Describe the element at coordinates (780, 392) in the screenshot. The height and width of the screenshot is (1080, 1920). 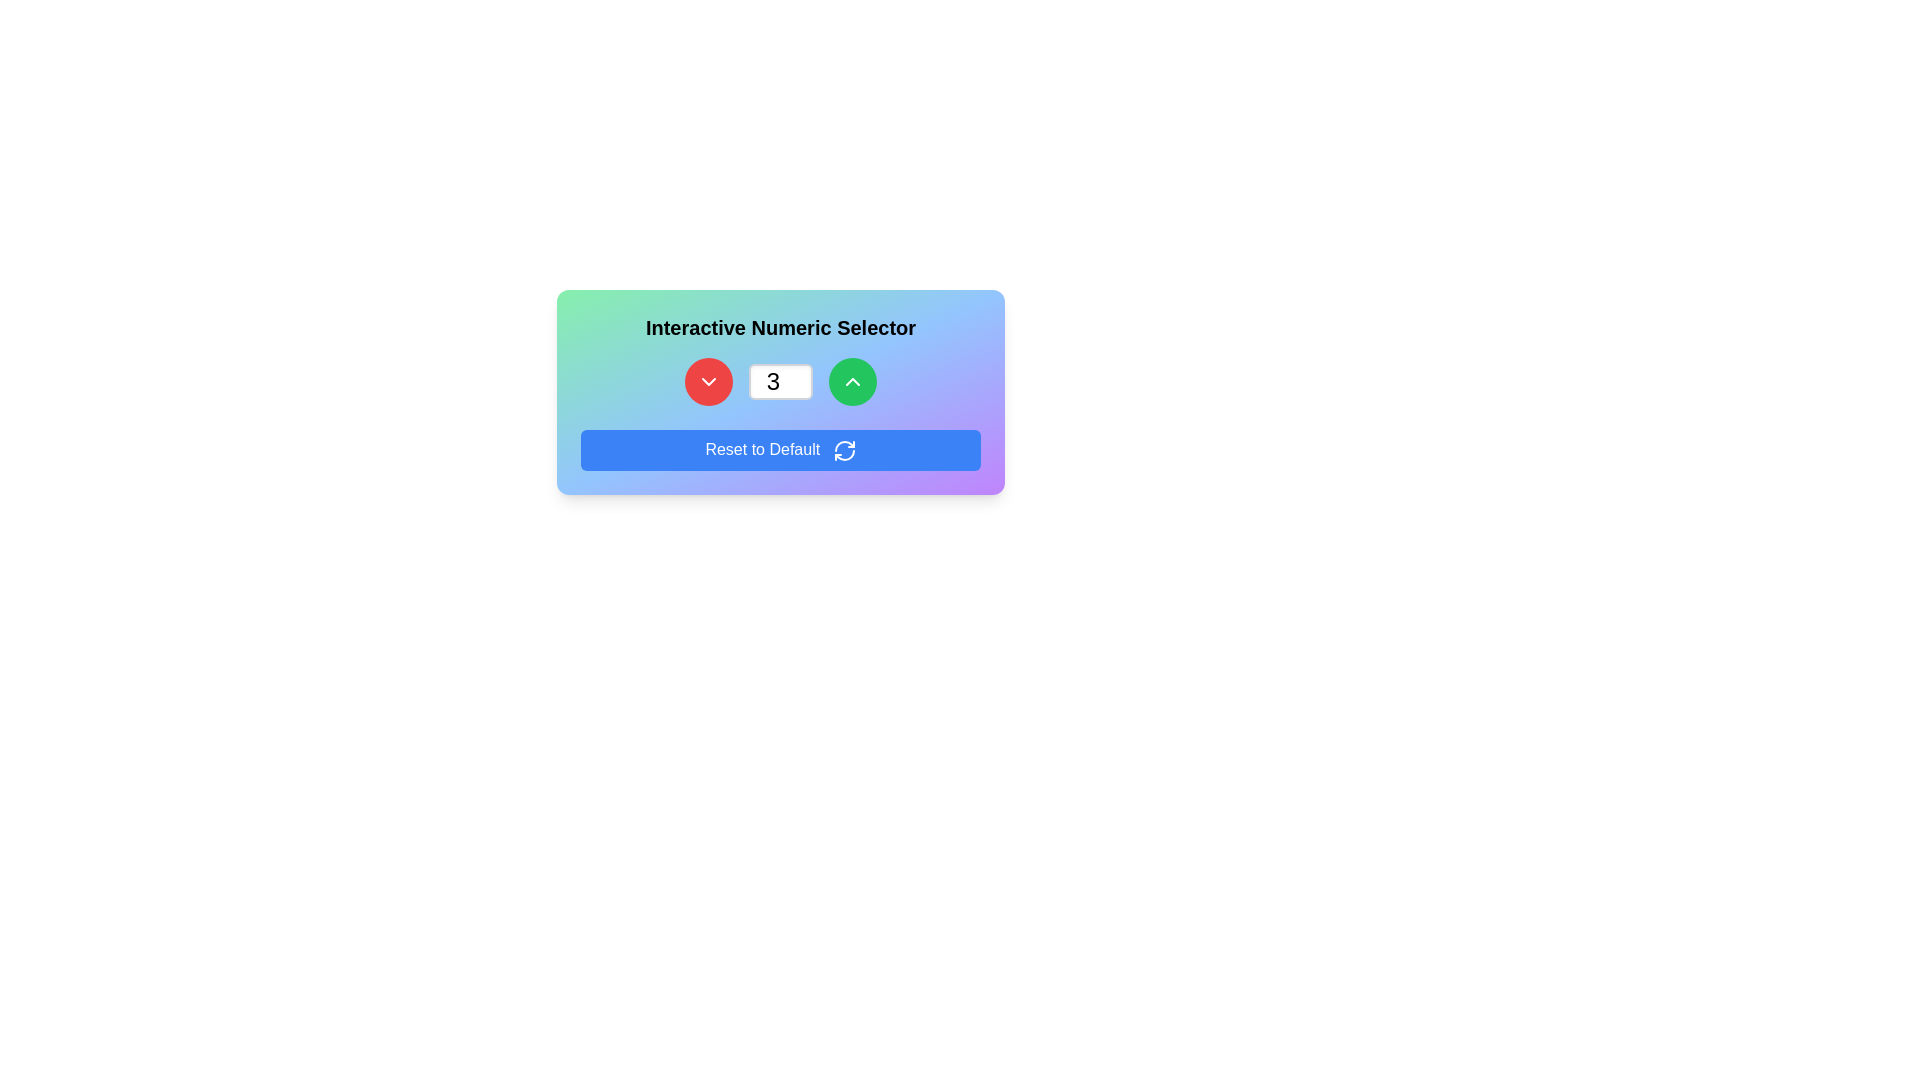
I see `the numeric input box, which has a light white background and a gray border, displaying the number '3' in a bold font, located centrally between the decrement and increment buttons` at that location.